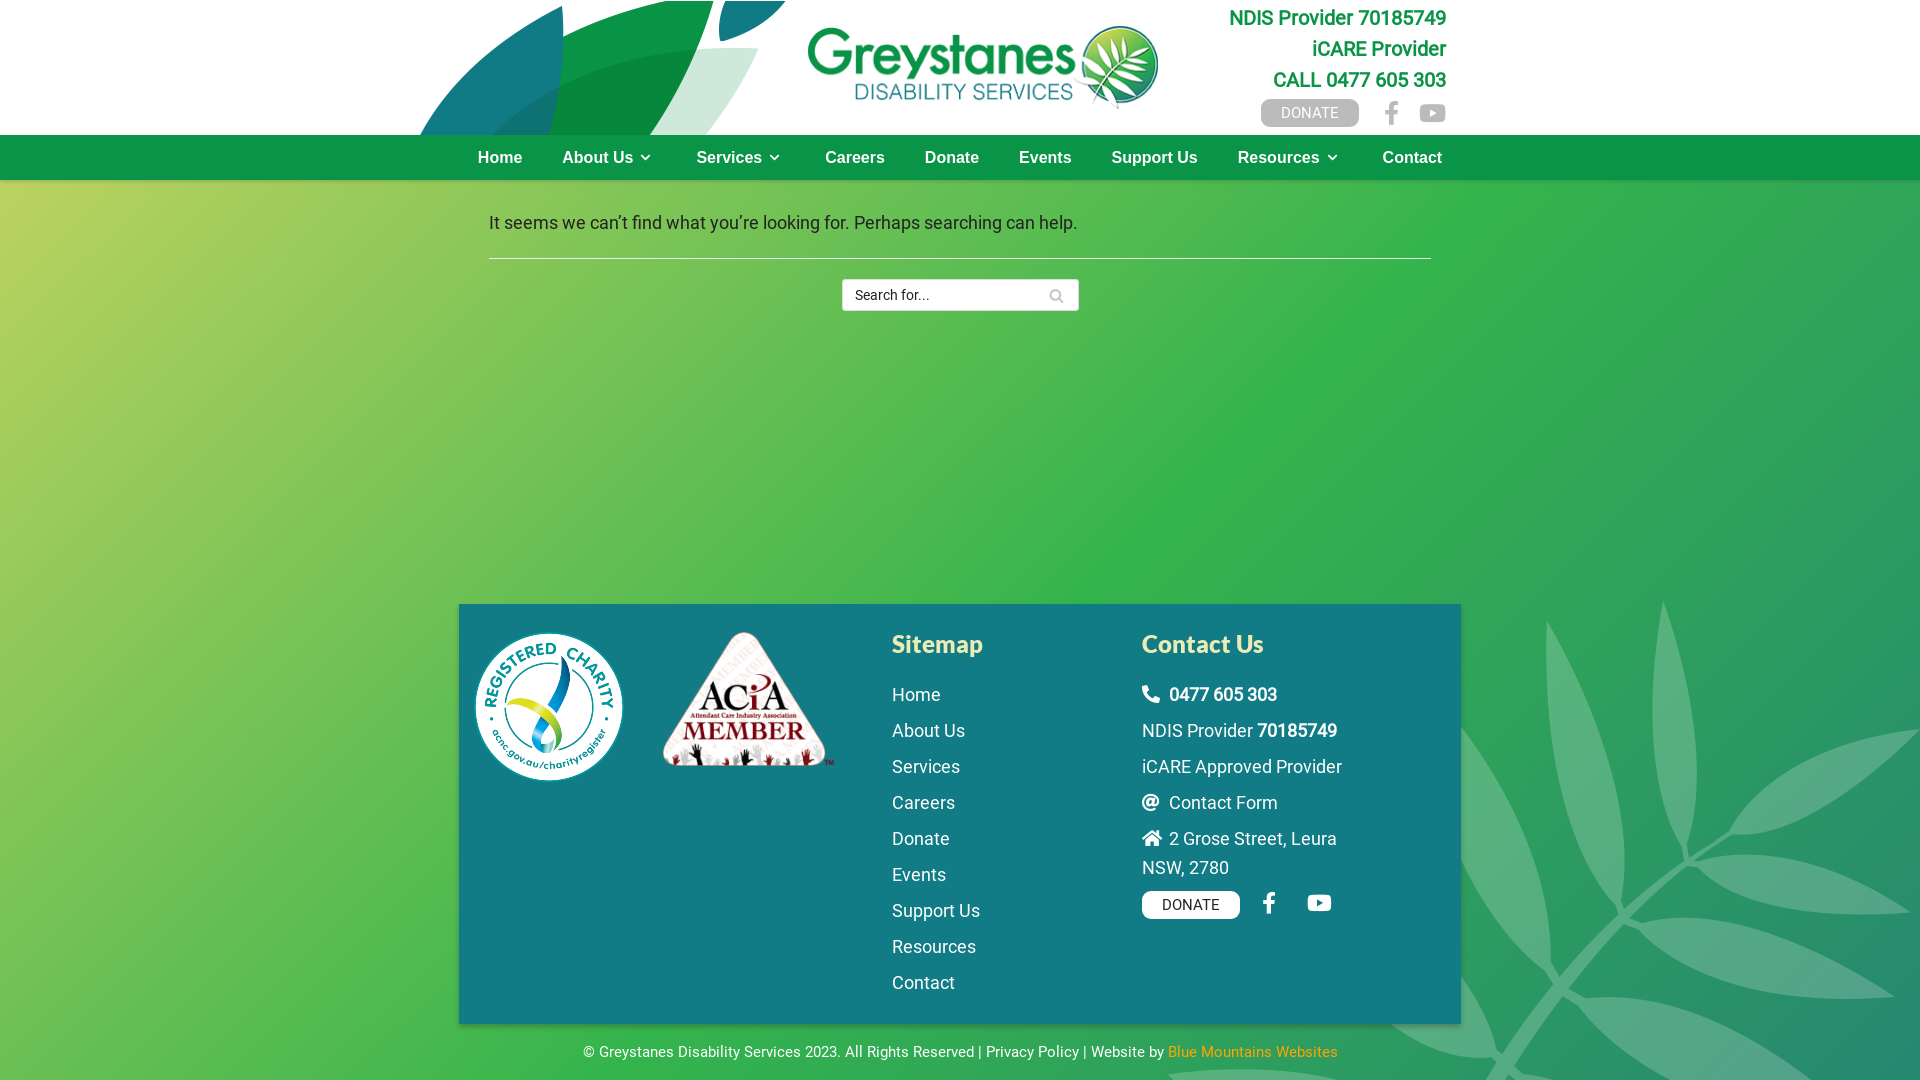 The image size is (1920, 1080). What do you see at coordinates (1310, 112) in the screenshot?
I see `'DONATE'` at bounding box center [1310, 112].